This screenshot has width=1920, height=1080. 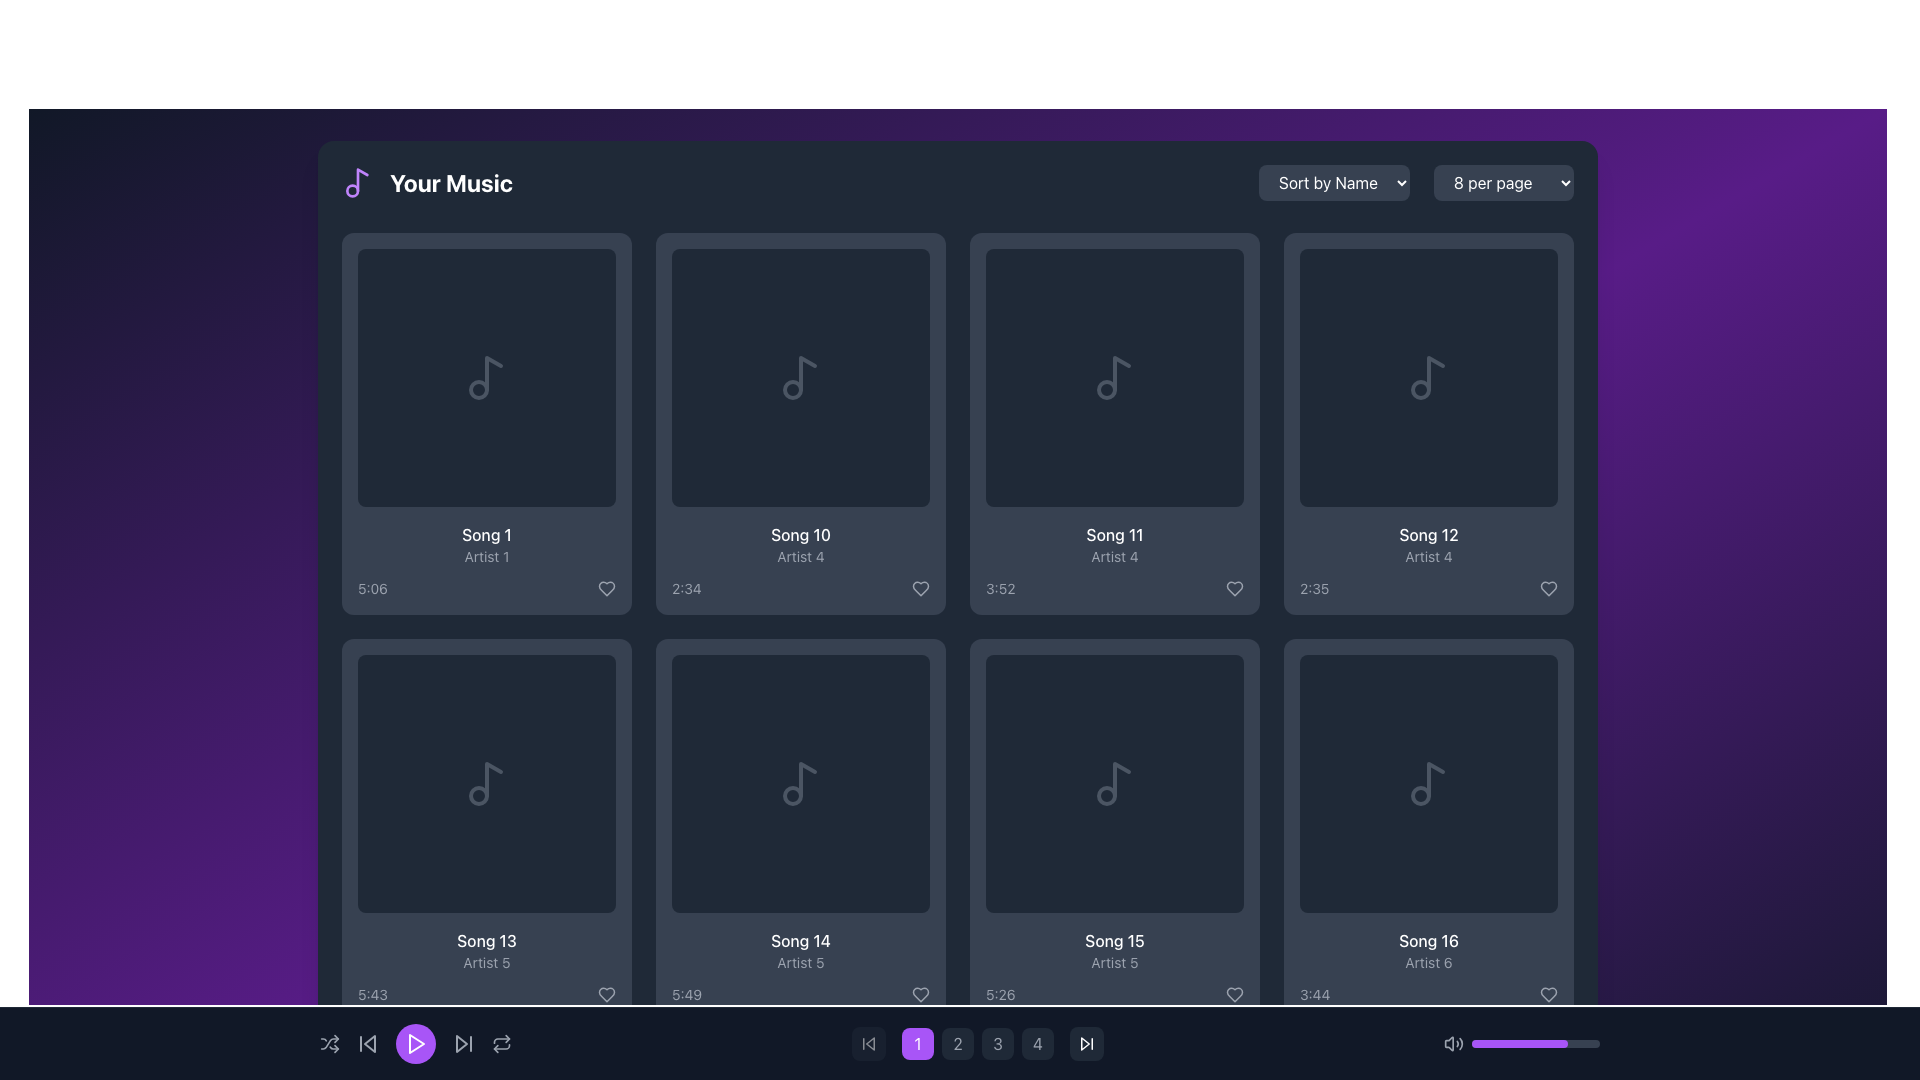 What do you see at coordinates (1113, 556) in the screenshot?
I see `the static text element displaying 'Artist 4'` at bounding box center [1113, 556].